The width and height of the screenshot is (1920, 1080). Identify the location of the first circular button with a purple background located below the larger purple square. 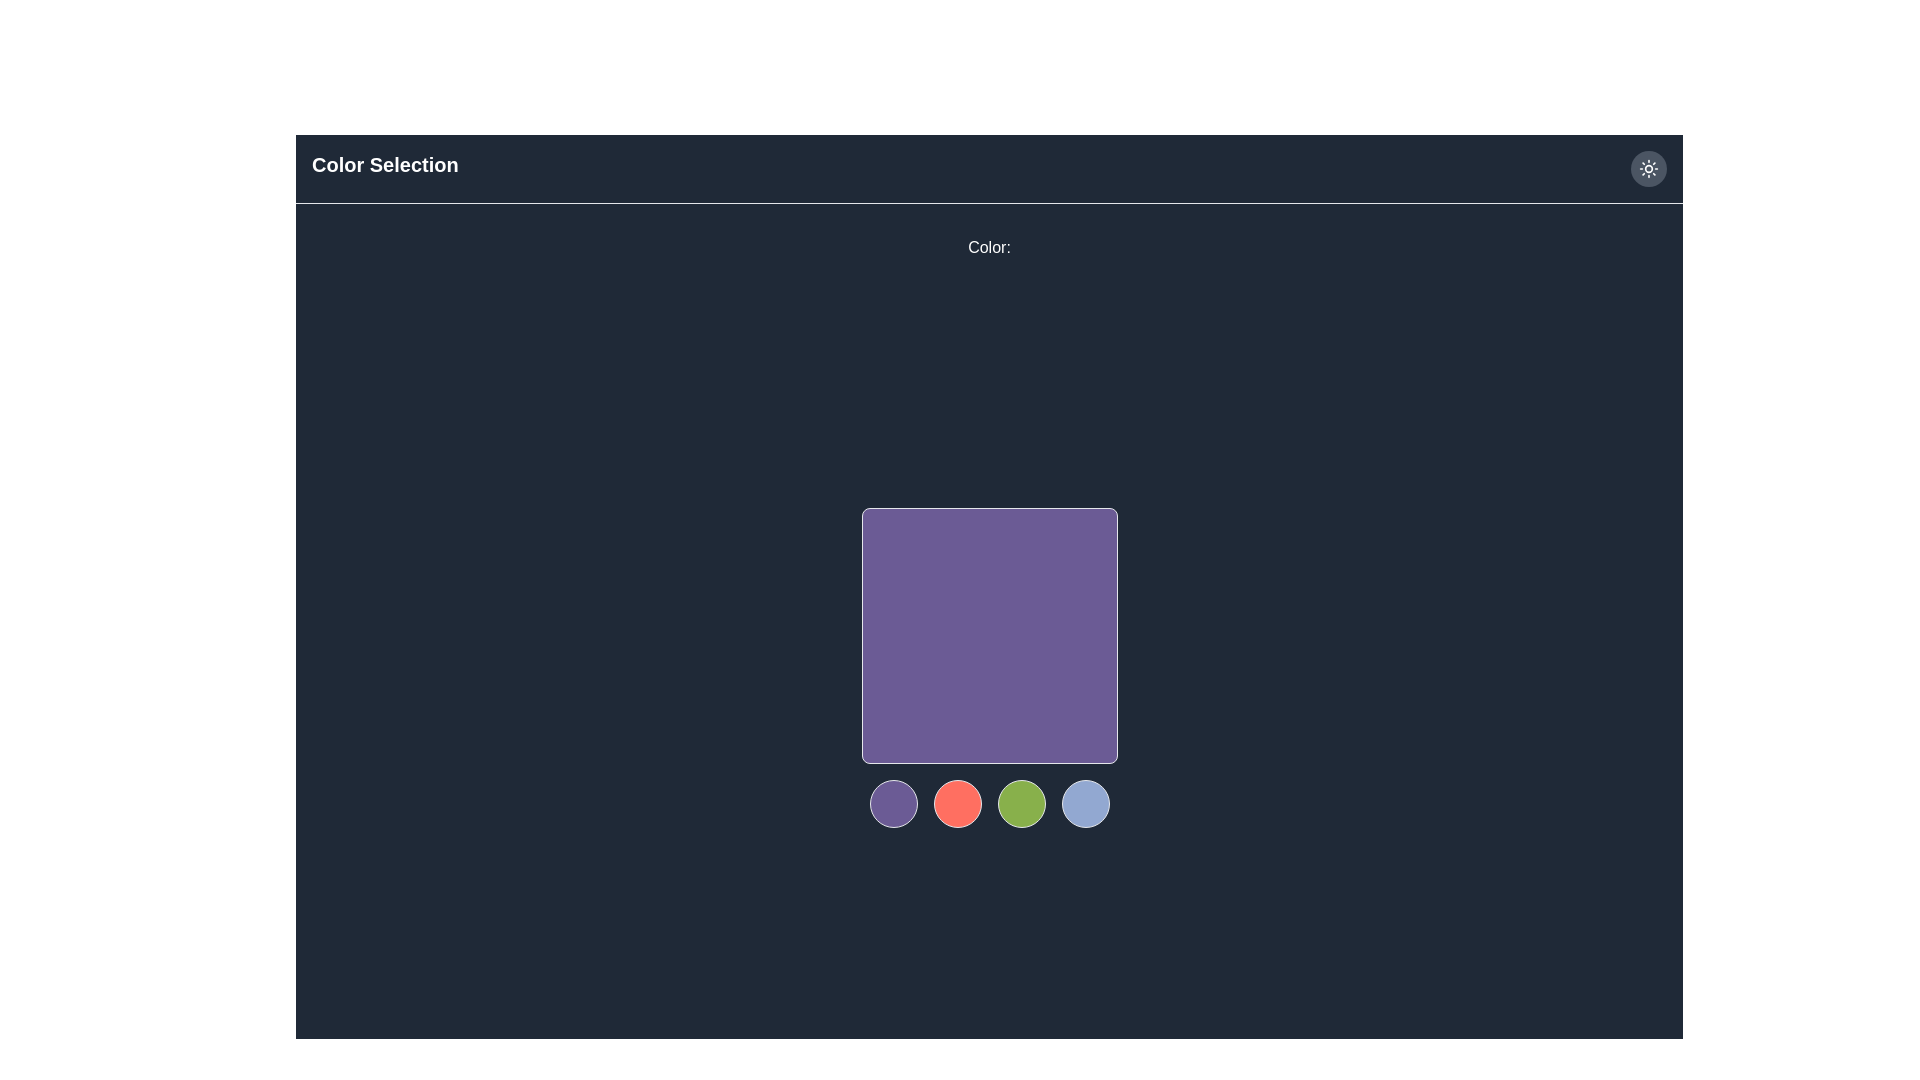
(892, 802).